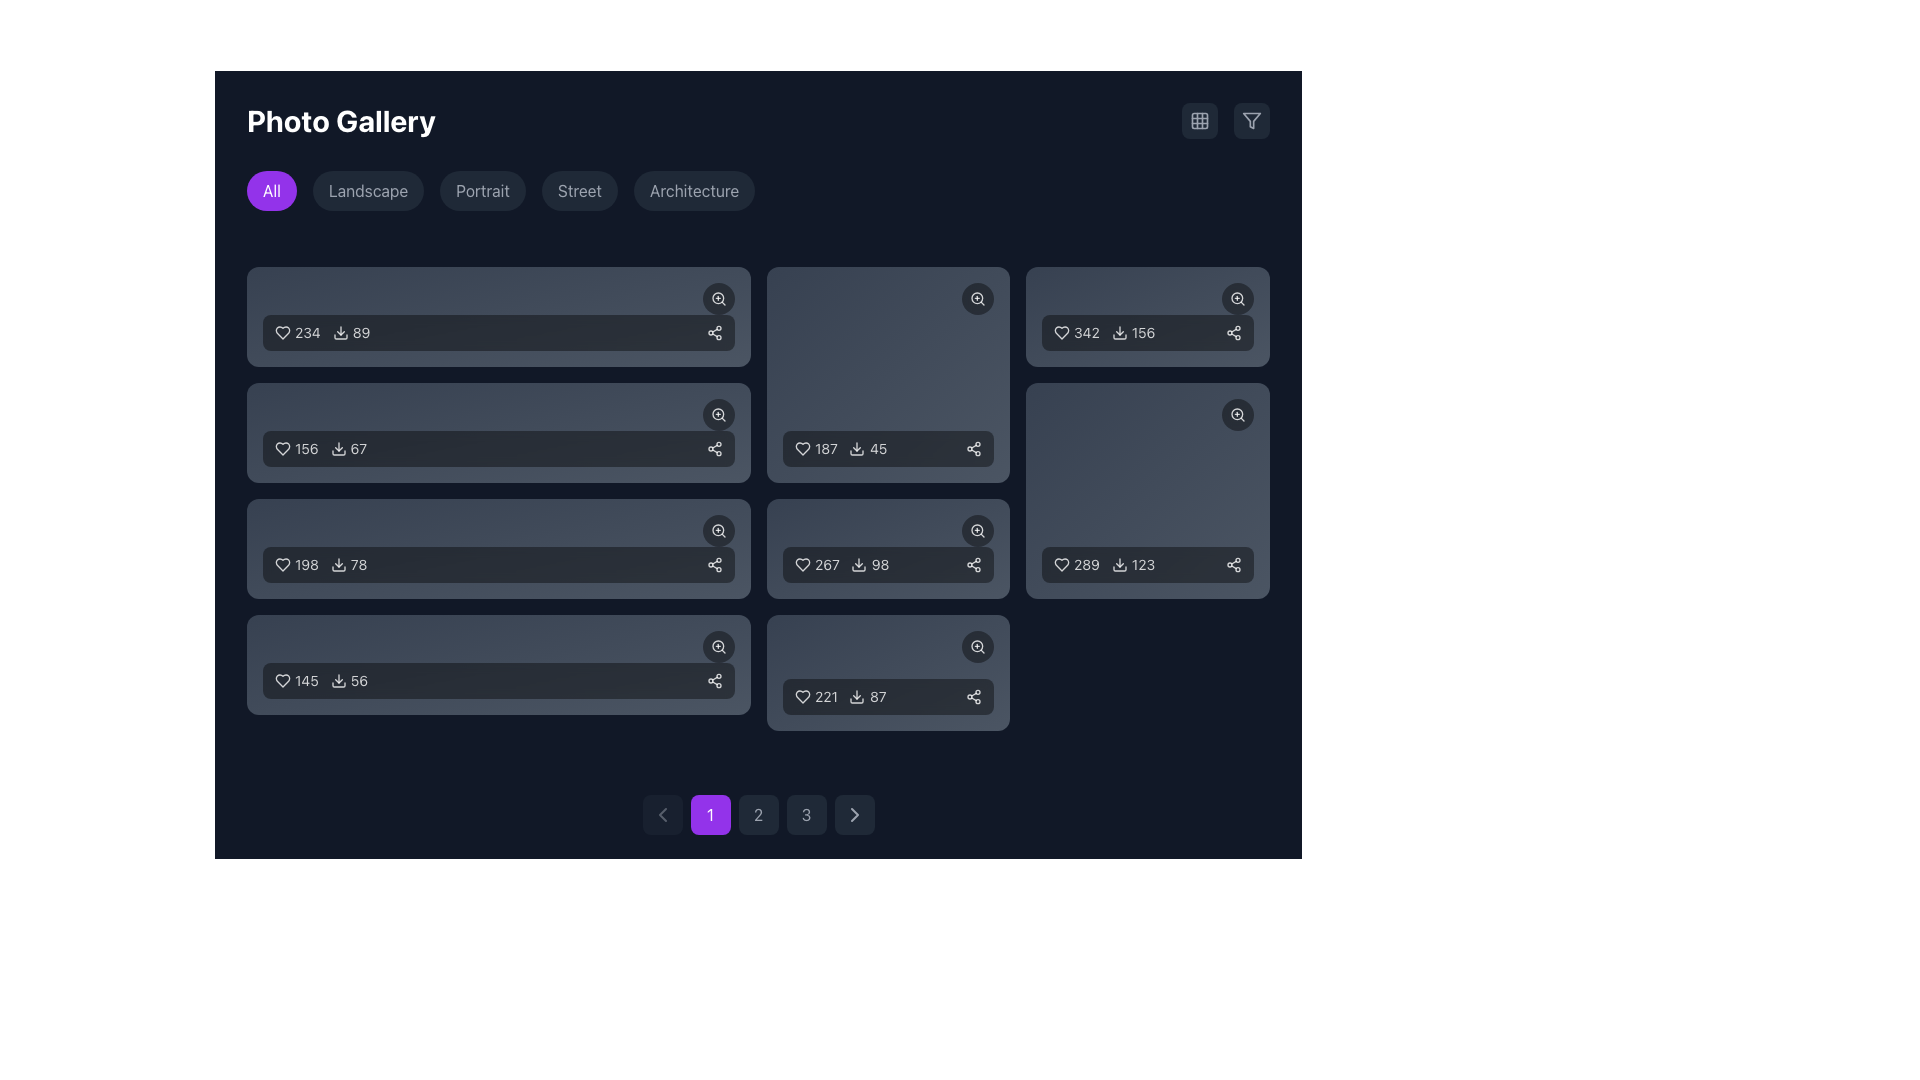 This screenshot has width=1920, height=1080. I want to click on the numeric value '267' displayed alongside a heart icon, so click(816, 564).